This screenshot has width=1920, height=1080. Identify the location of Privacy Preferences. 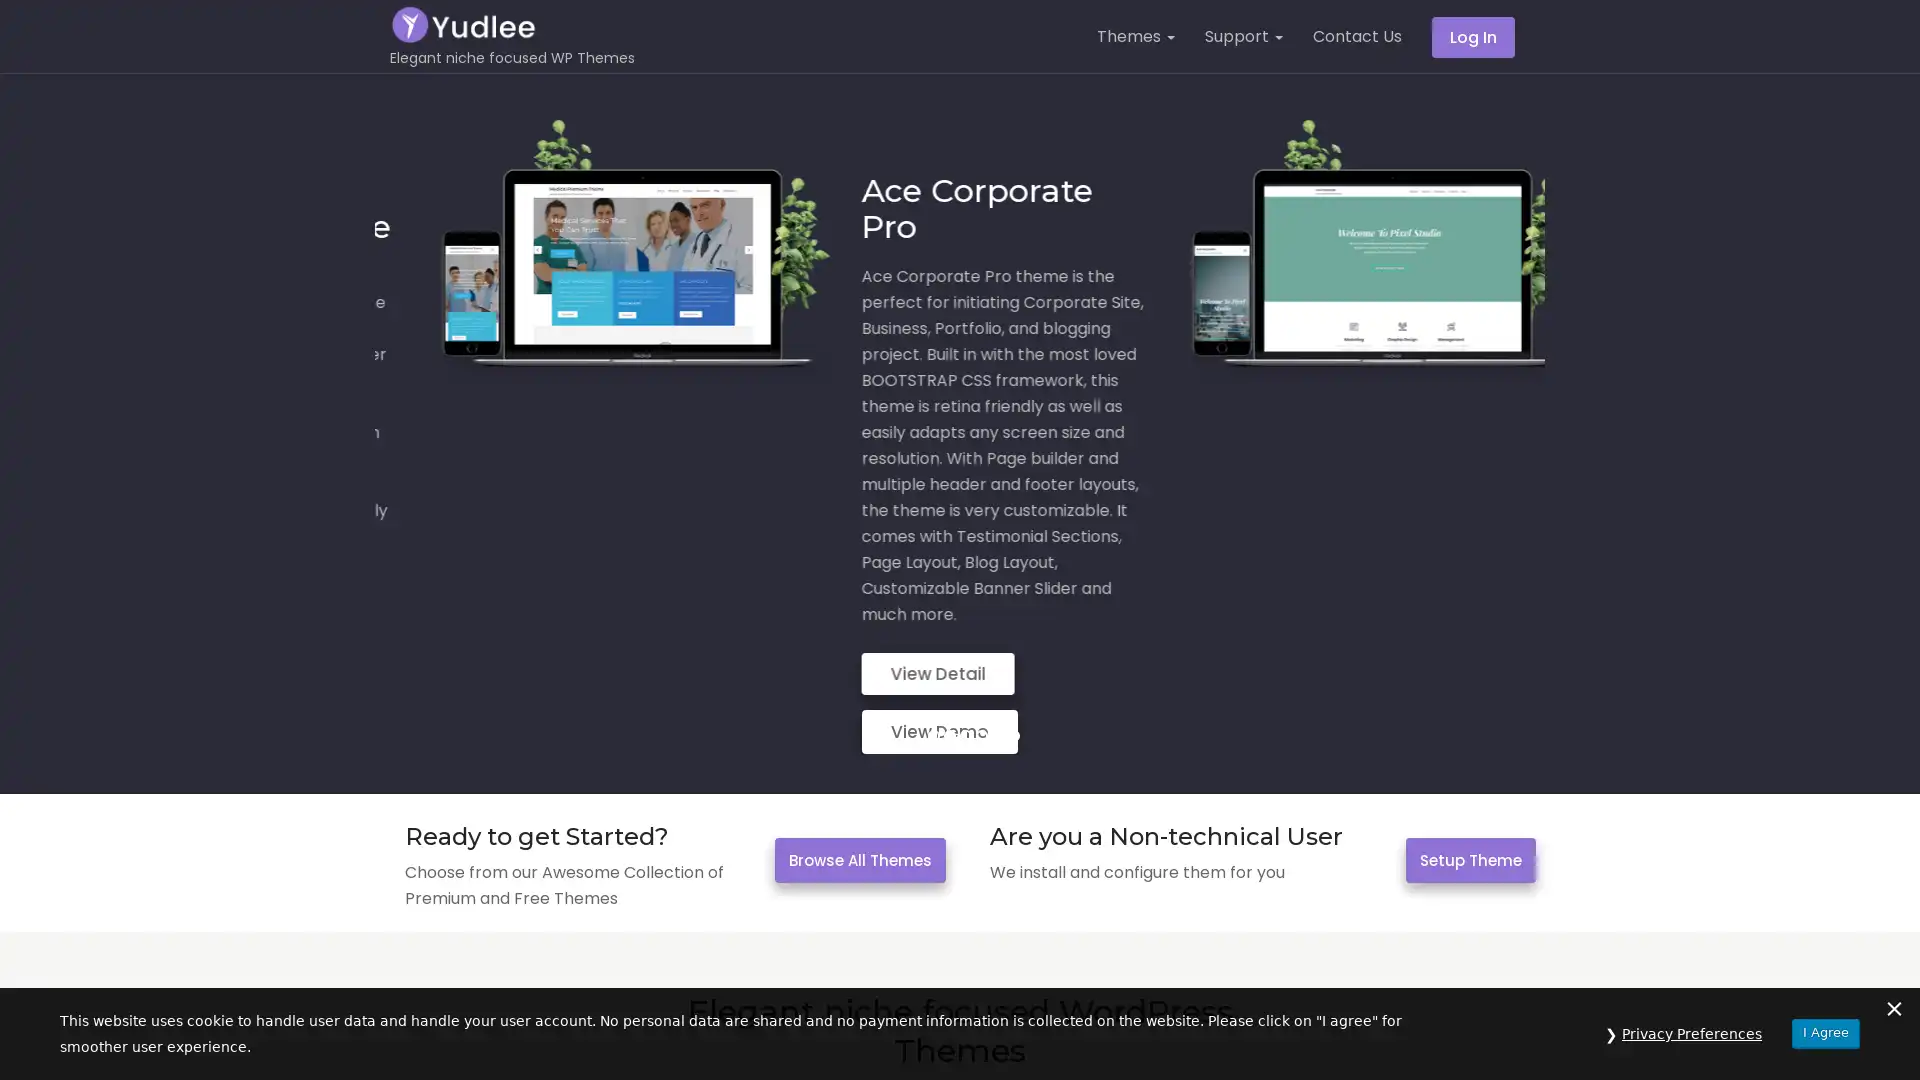
(1691, 1033).